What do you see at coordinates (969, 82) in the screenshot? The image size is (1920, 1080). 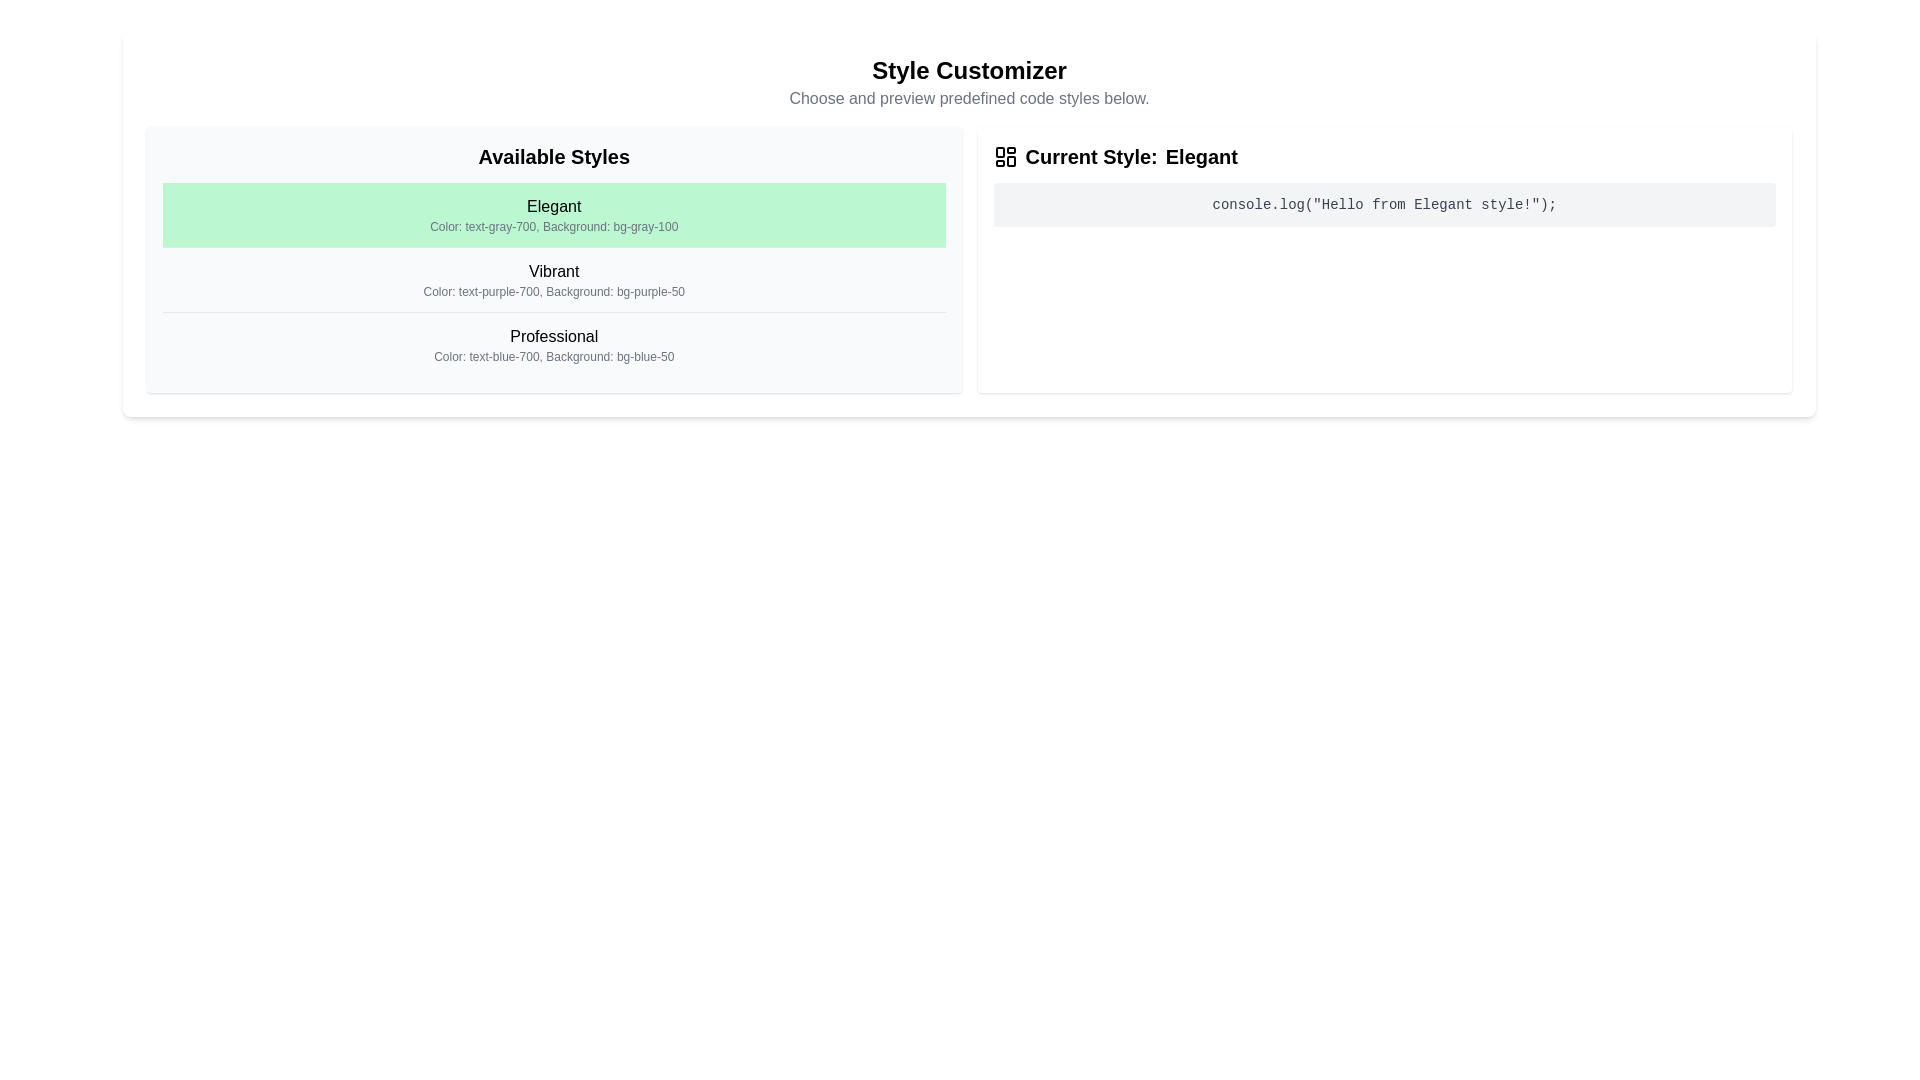 I see `the 'Style Customizer' text block that contains the title and subtitle, which is centrally aligned at the top of a card section` at bounding box center [969, 82].